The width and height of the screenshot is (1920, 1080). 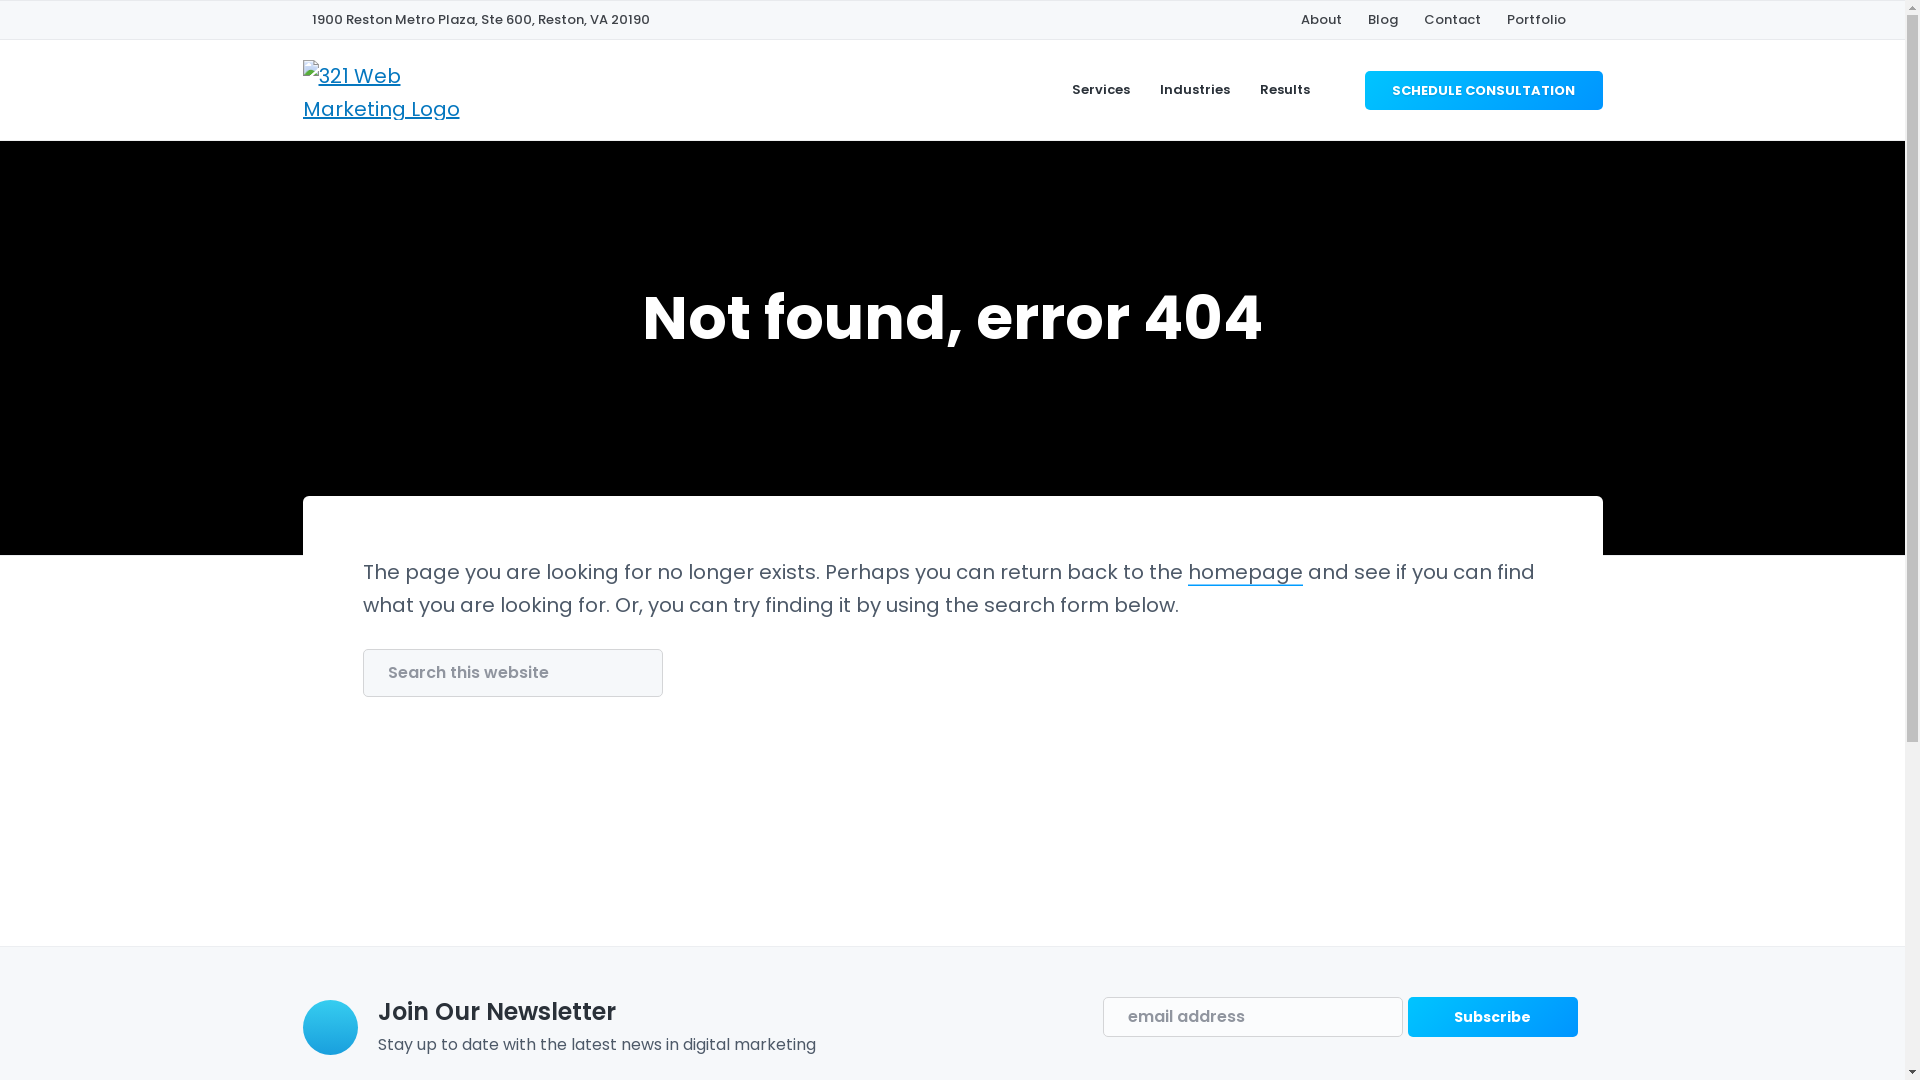 I want to click on 'homepage', so click(x=1244, y=571).